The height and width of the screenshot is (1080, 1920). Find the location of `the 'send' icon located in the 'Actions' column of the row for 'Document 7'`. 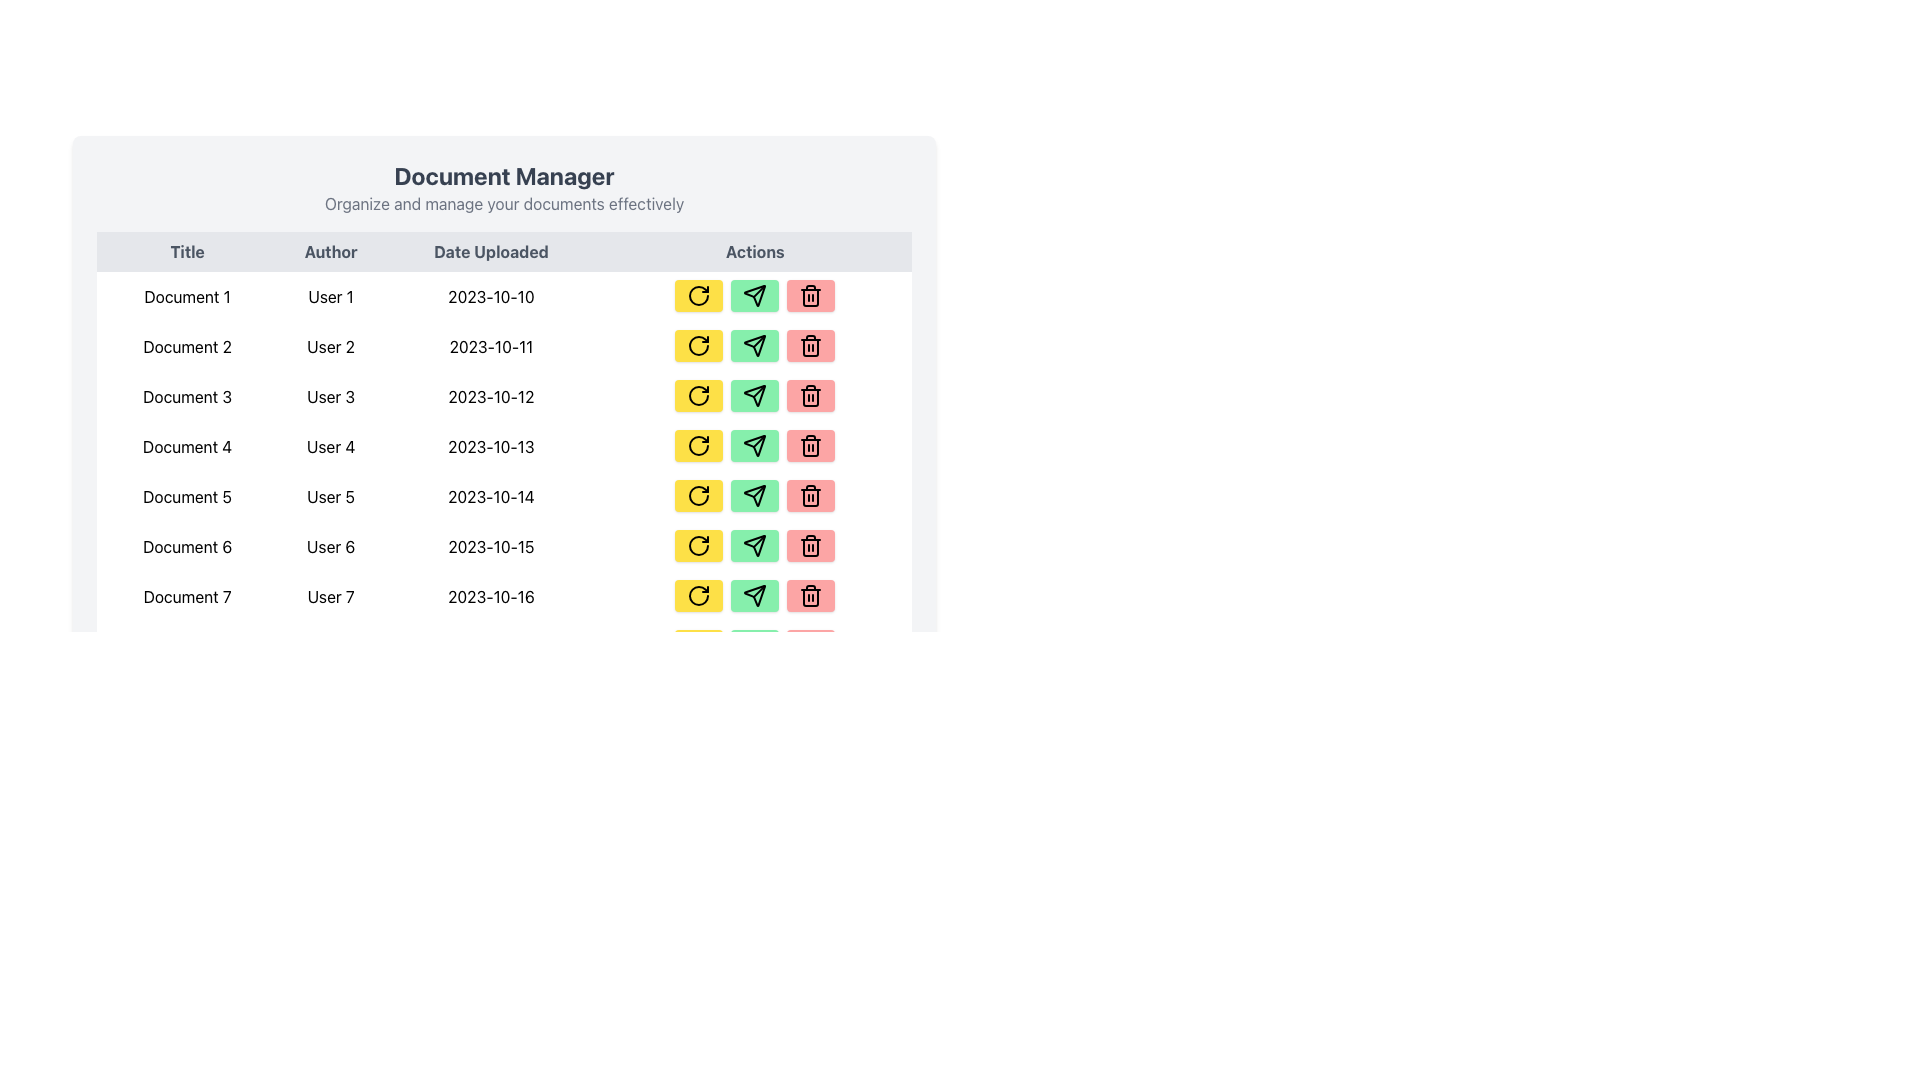

the 'send' icon located in the 'Actions' column of the row for 'Document 7' is located at coordinates (754, 595).